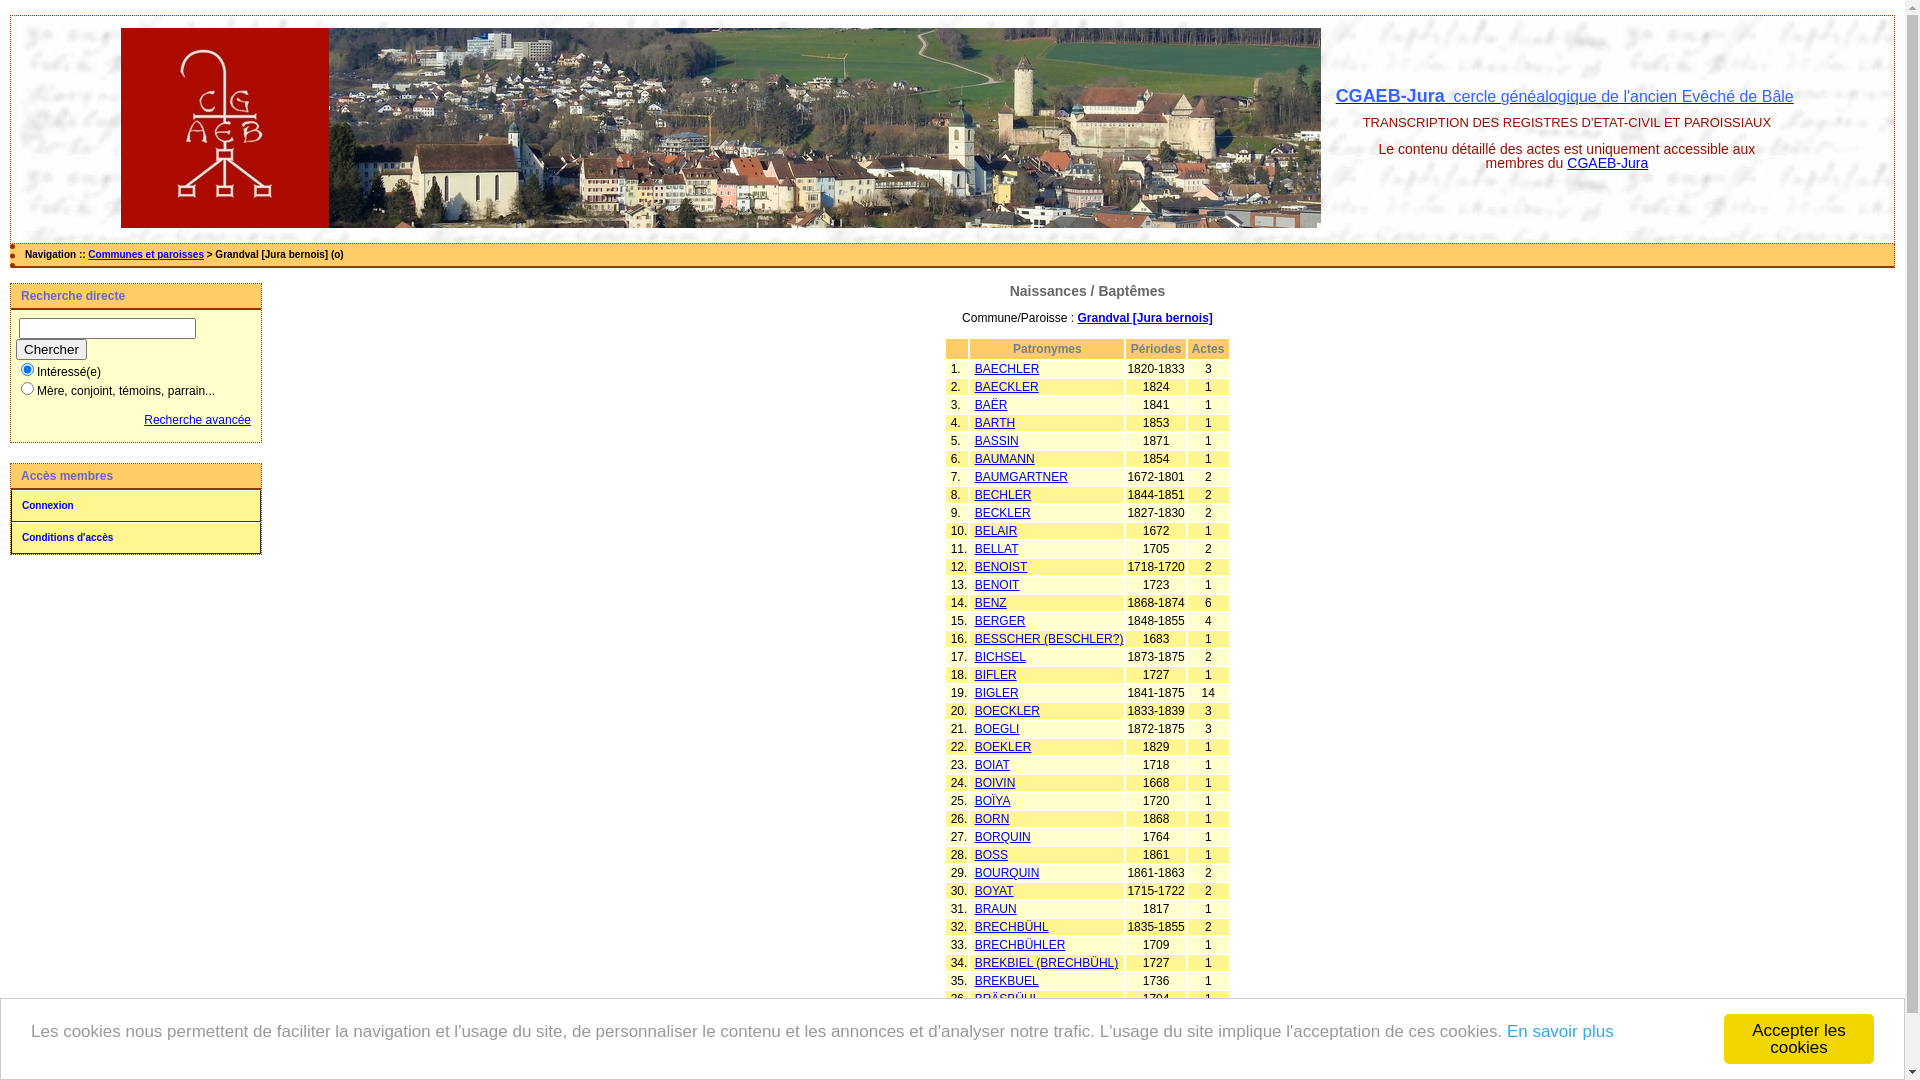 Image resolution: width=1920 pixels, height=1080 pixels. What do you see at coordinates (1559, 1031) in the screenshot?
I see `'En savoir plus'` at bounding box center [1559, 1031].